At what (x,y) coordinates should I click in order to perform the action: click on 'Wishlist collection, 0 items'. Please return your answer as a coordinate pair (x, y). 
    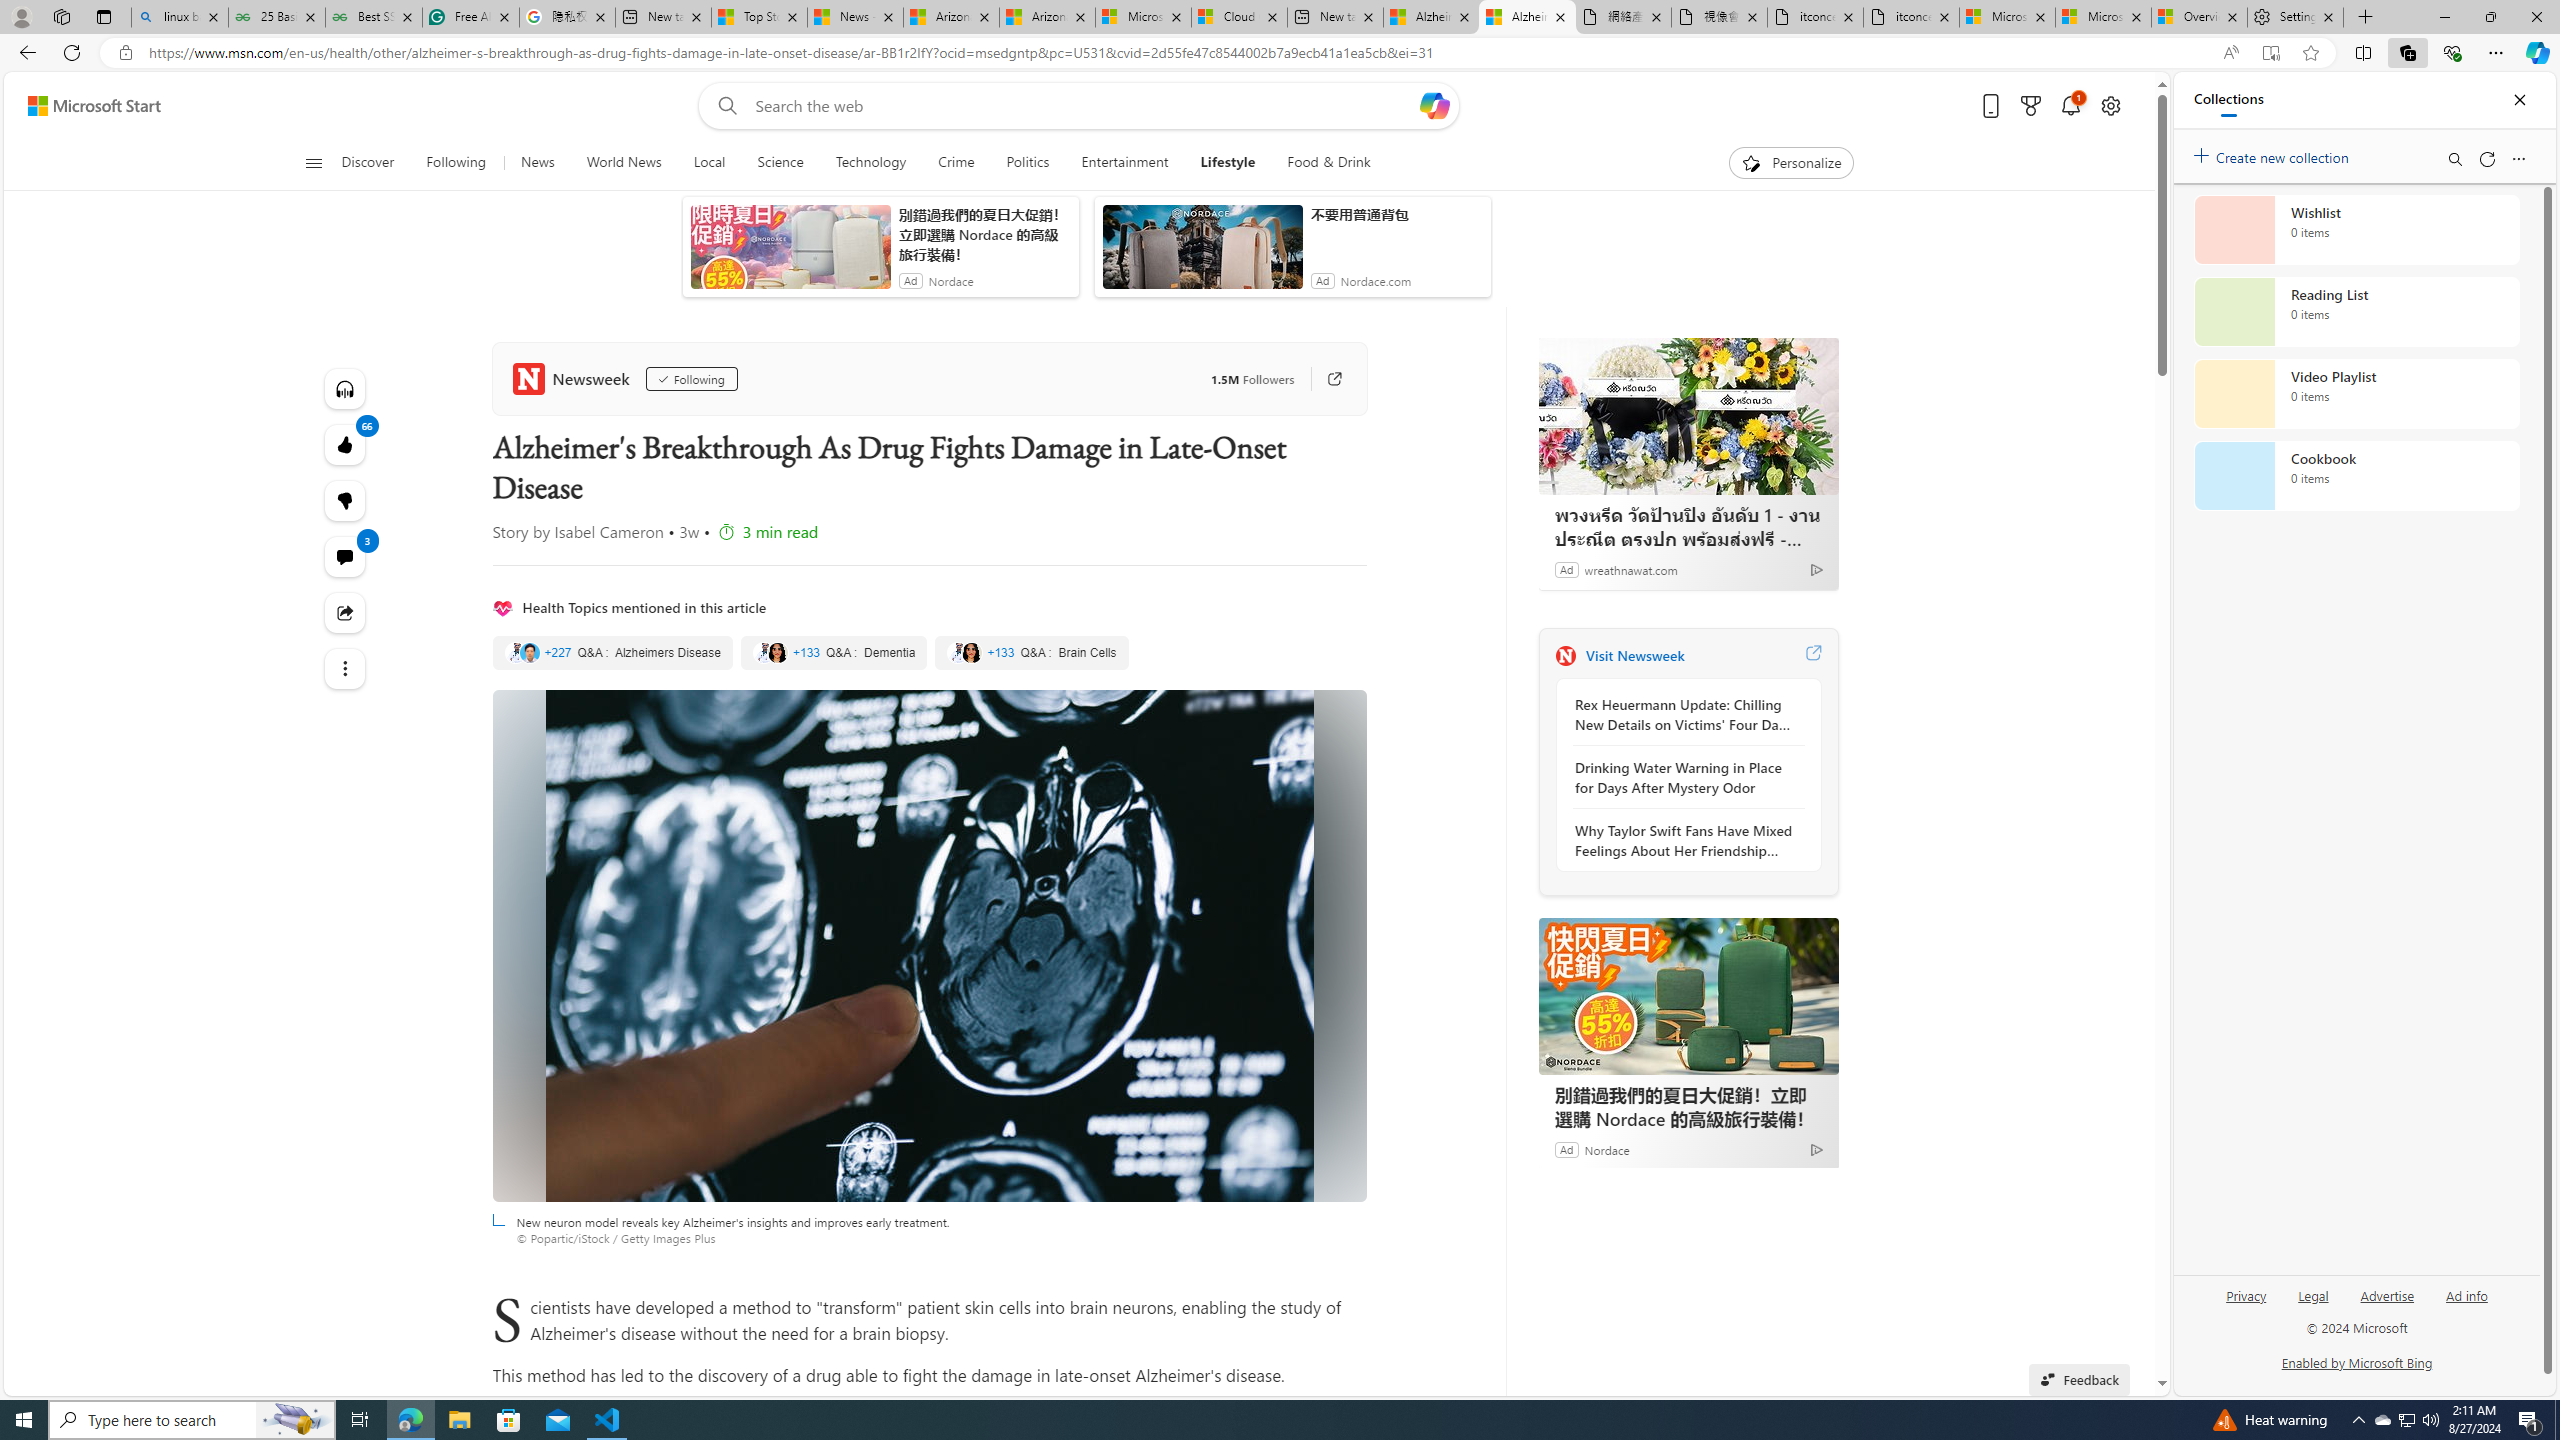
    Looking at the image, I should click on (2356, 229).